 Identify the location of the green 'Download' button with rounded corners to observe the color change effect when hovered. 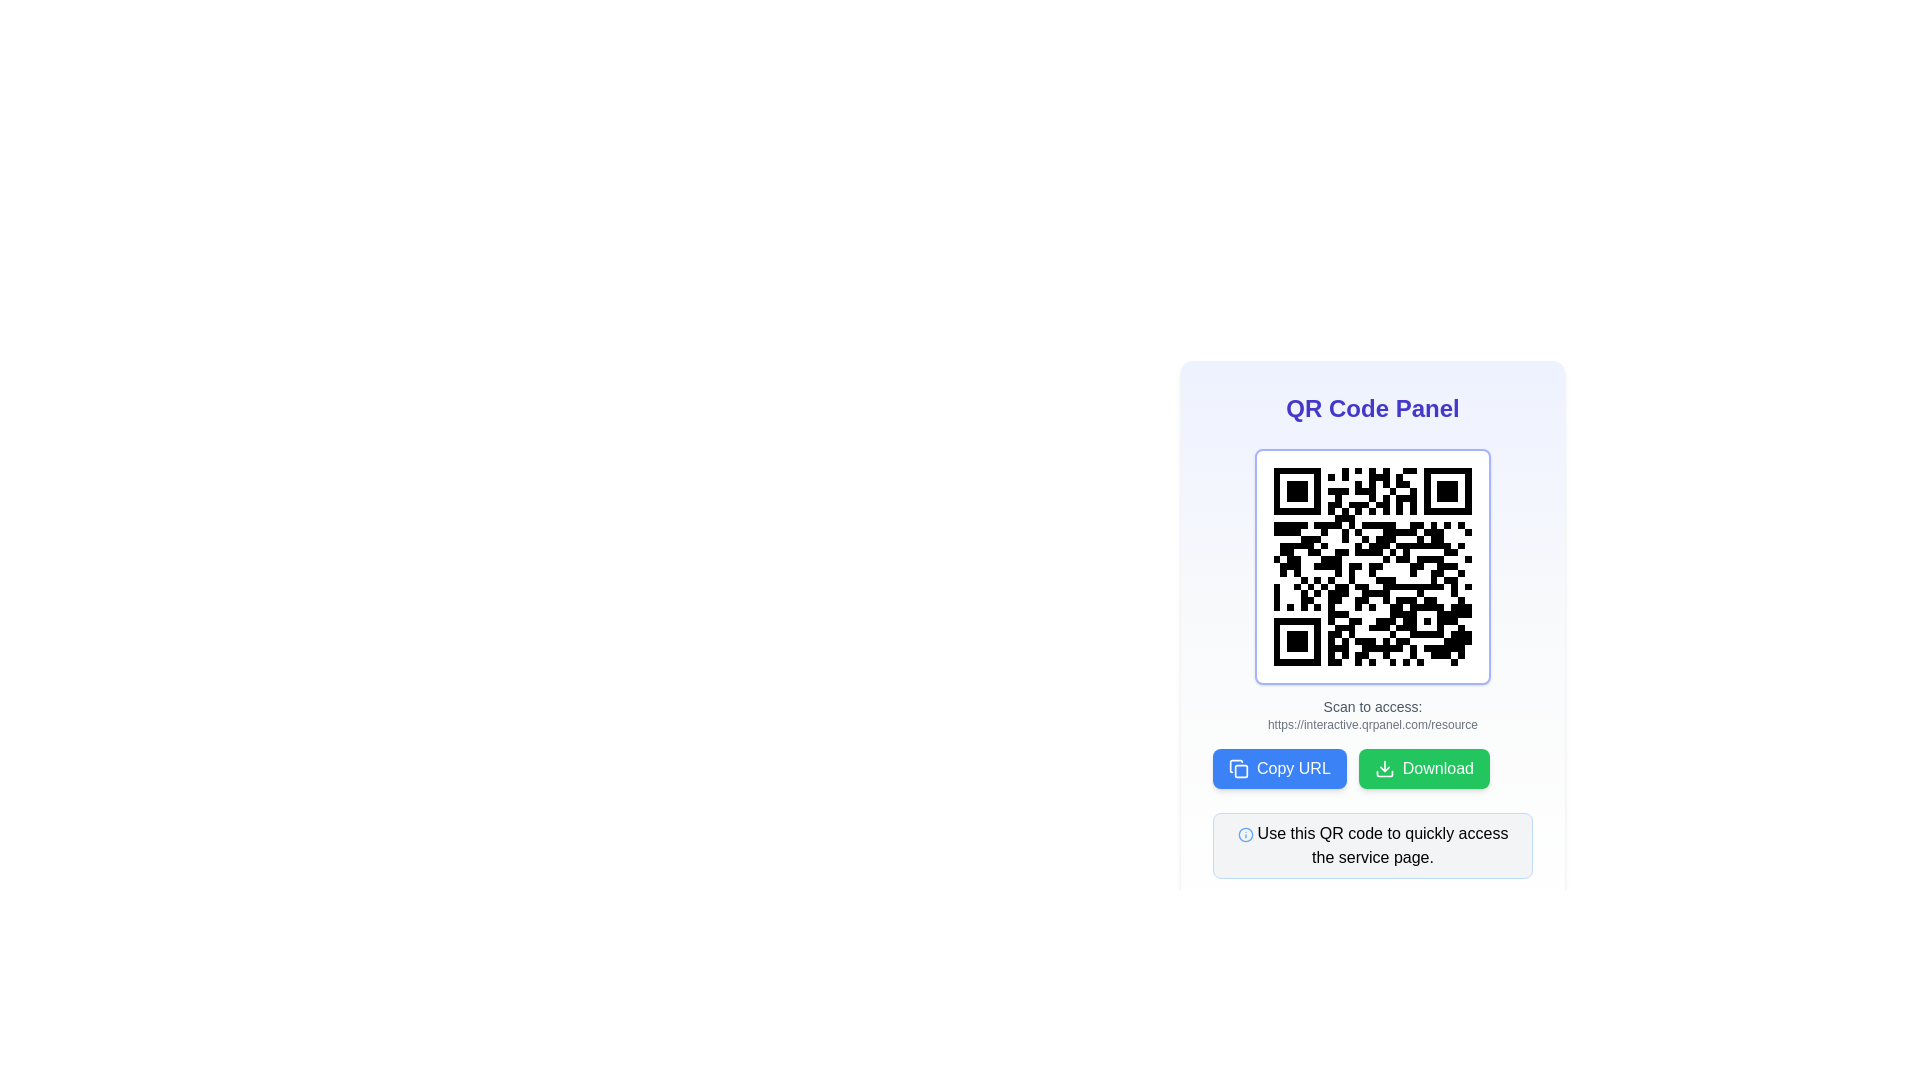
(1371, 767).